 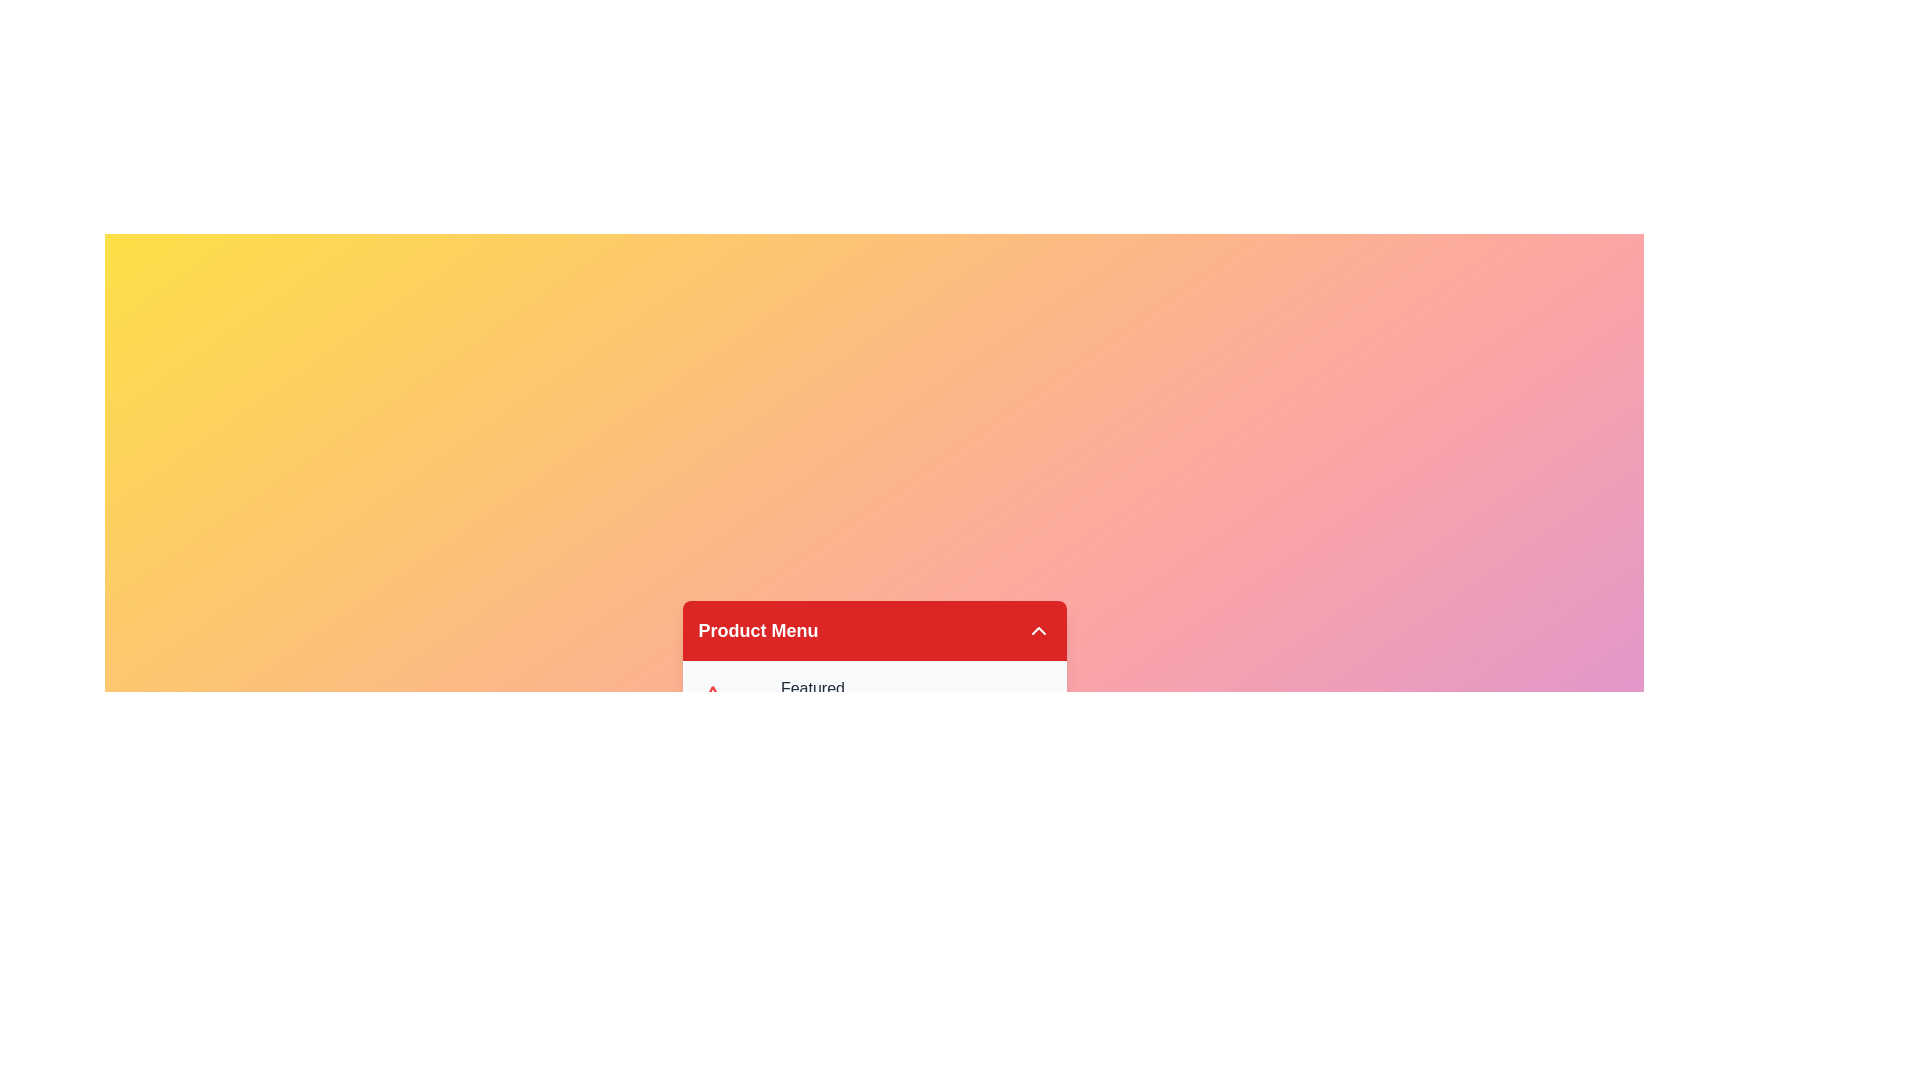 I want to click on the toggle button to change the menu state, so click(x=1038, y=631).